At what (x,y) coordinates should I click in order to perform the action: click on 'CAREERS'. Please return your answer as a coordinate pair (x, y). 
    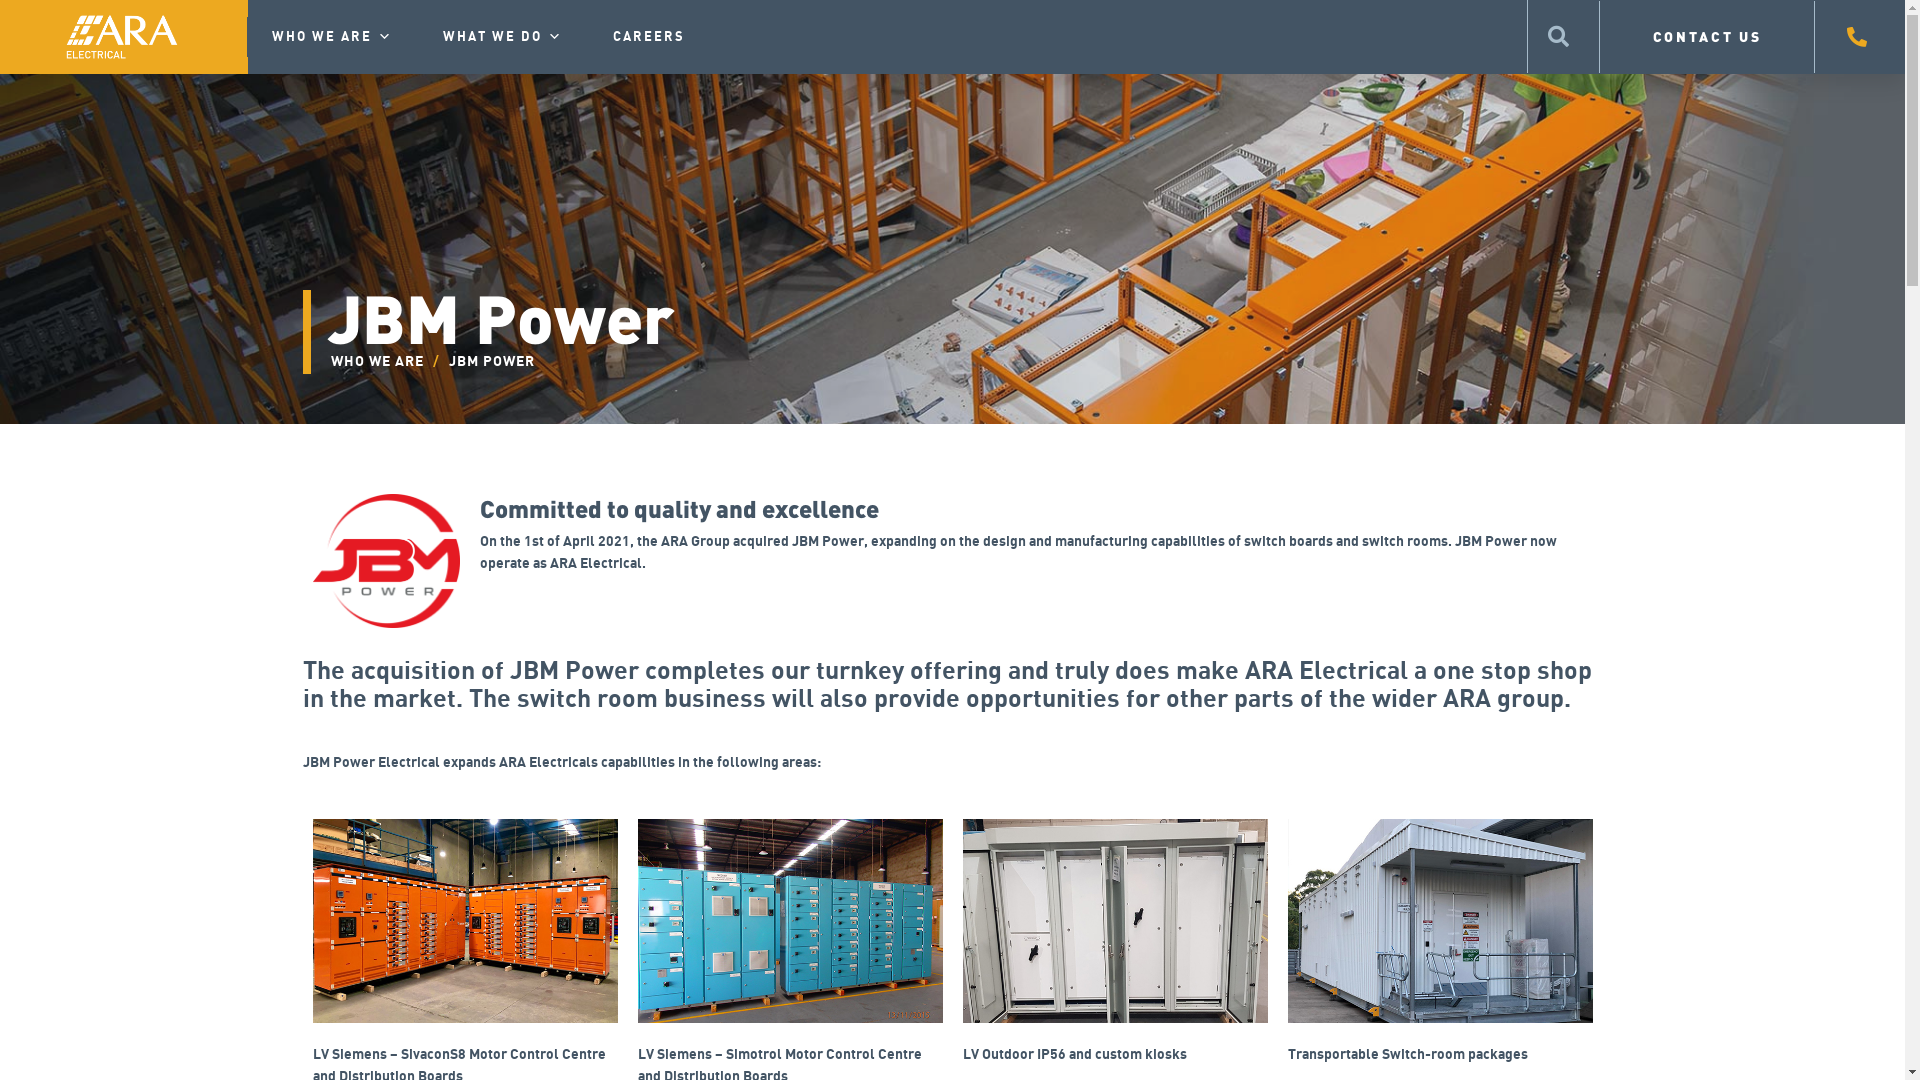
    Looking at the image, I should click on (648, 37).